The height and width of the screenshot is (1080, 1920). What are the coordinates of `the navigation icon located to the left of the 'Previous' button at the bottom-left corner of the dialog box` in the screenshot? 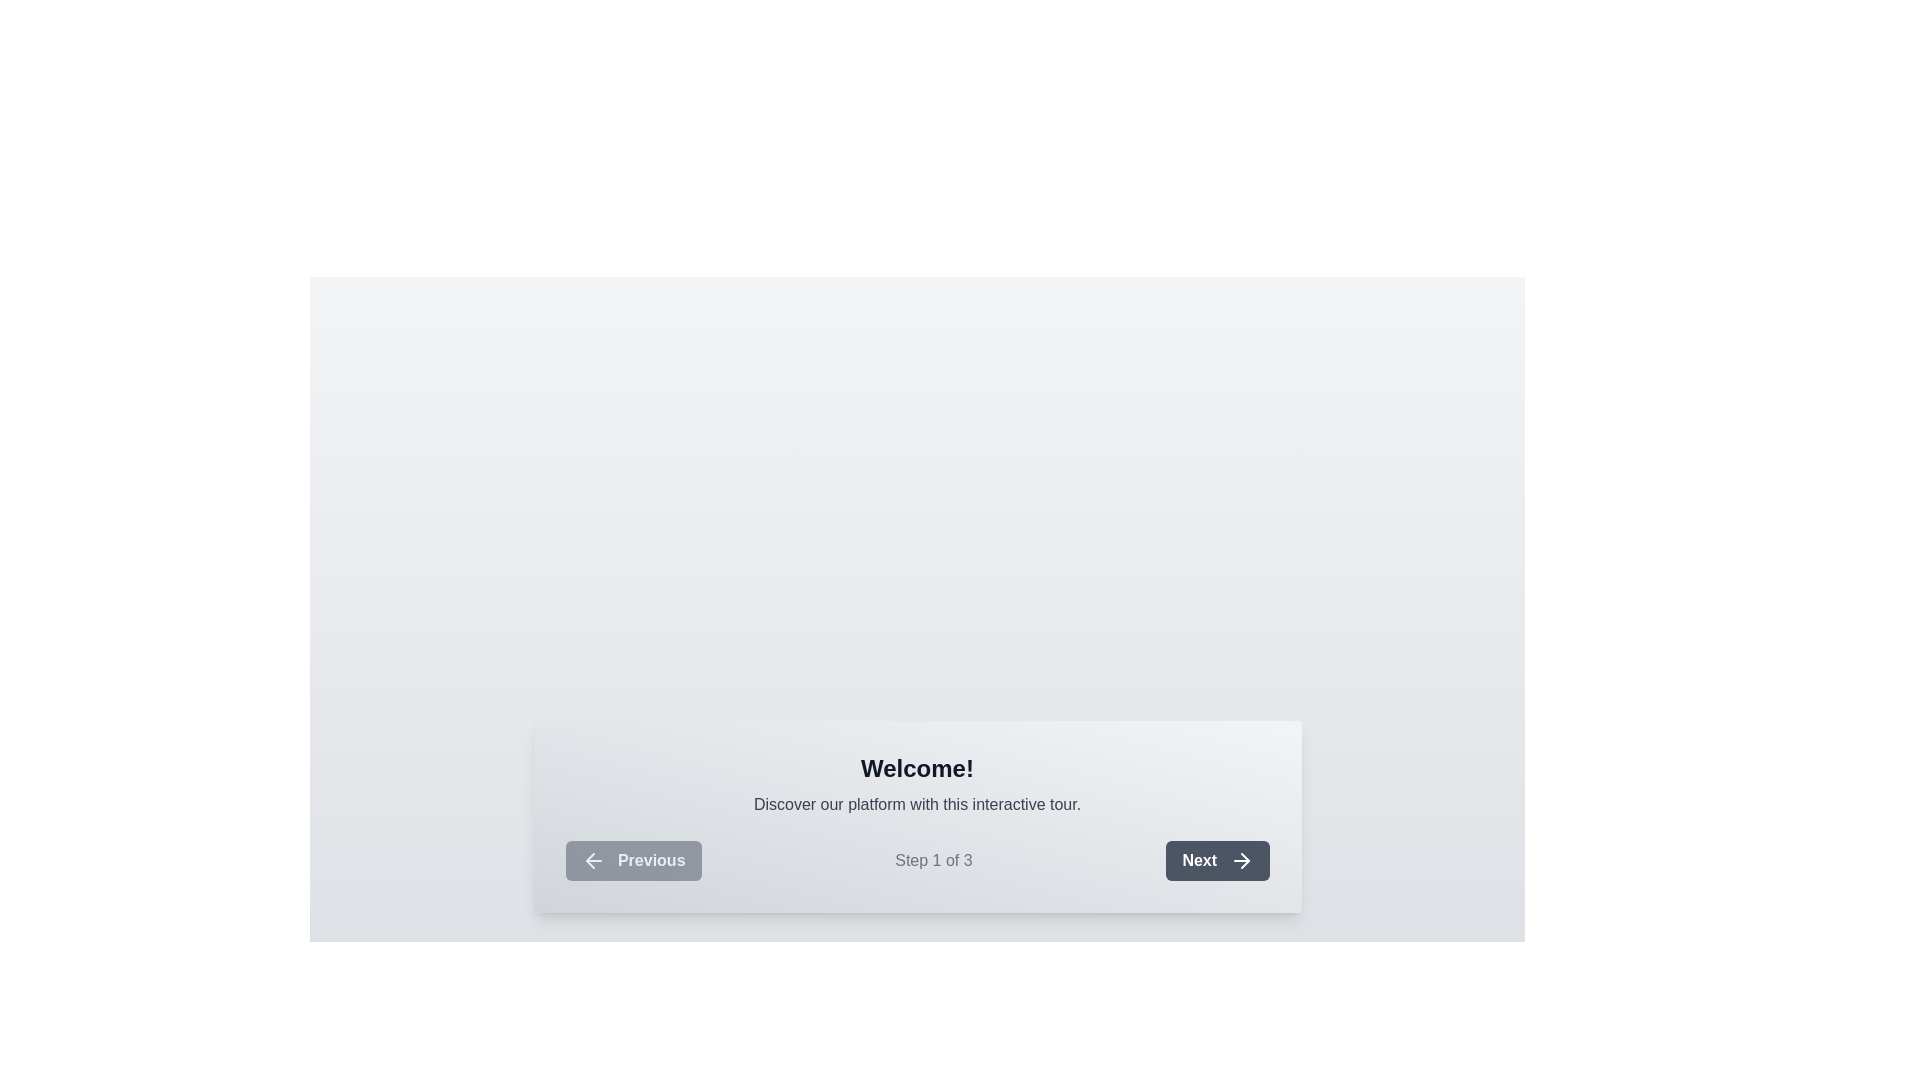 It's located at (592, 860).